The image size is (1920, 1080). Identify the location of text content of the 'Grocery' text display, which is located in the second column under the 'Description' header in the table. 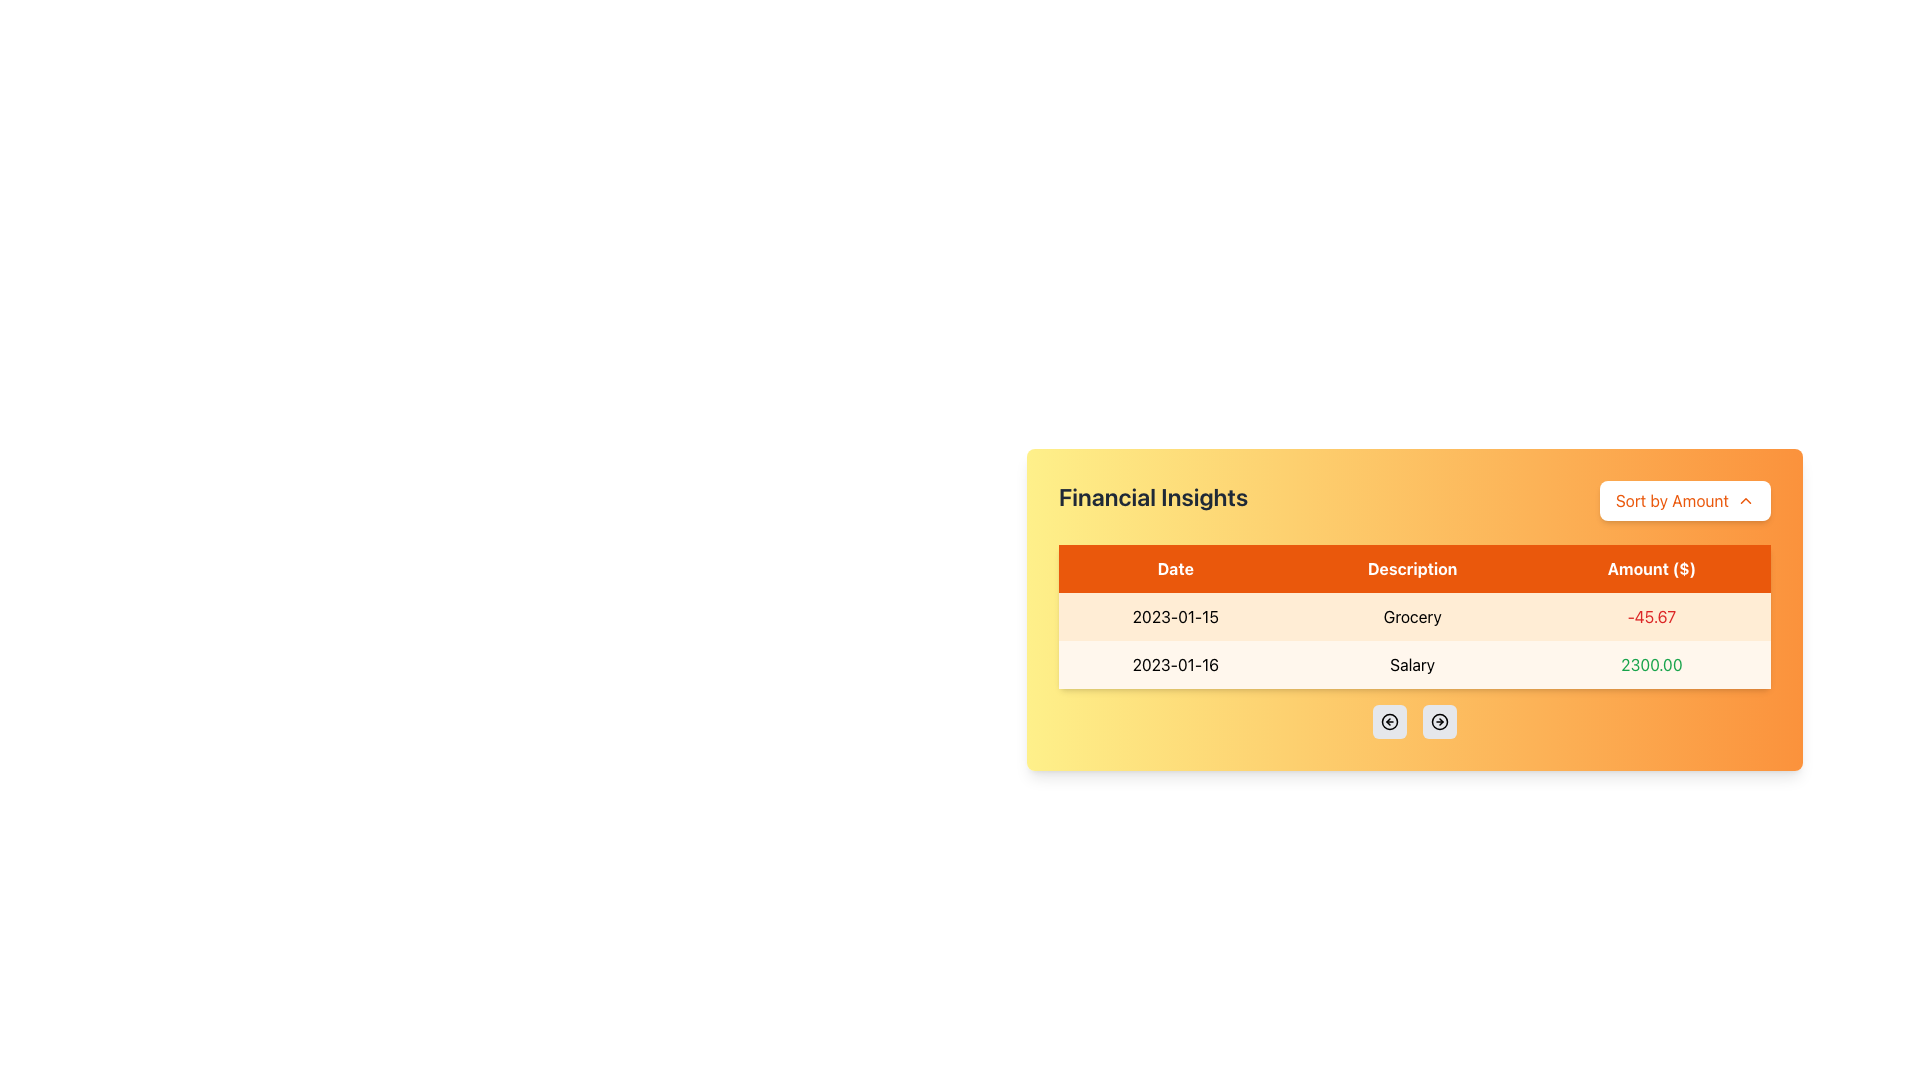
(1411, 616).